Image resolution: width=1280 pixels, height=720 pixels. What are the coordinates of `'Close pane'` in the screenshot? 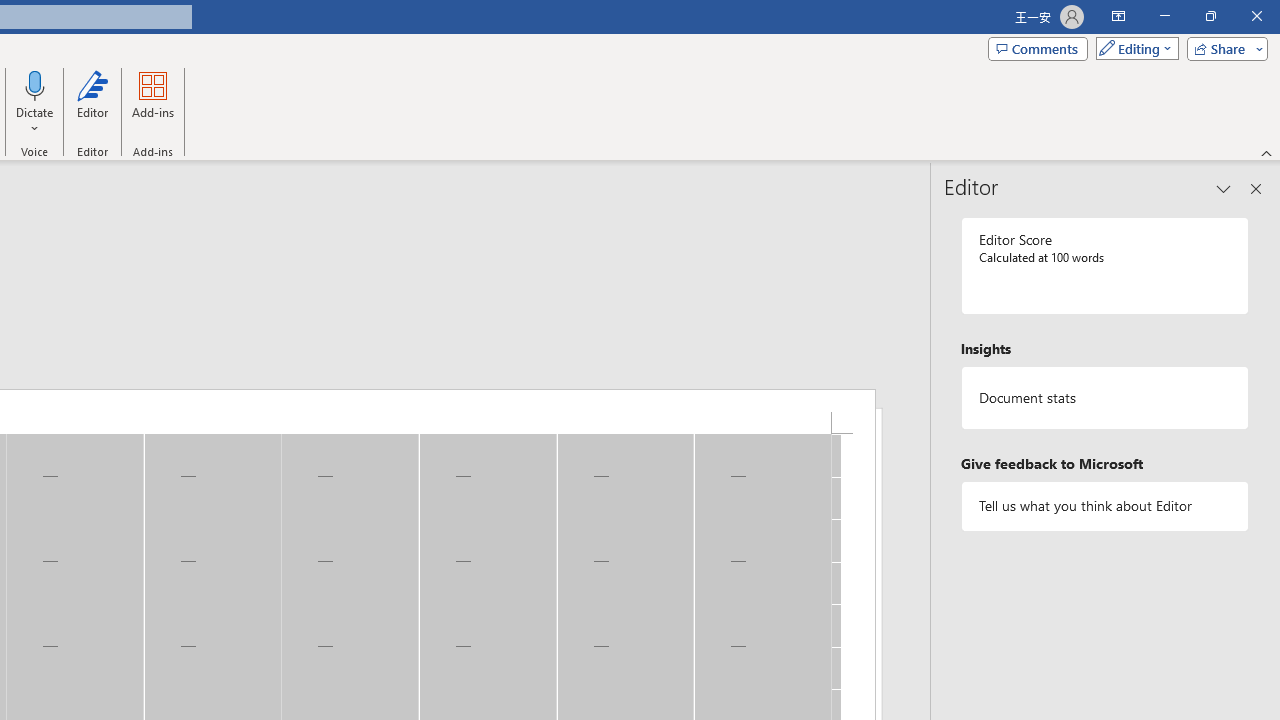 It's located at (1255, 189).